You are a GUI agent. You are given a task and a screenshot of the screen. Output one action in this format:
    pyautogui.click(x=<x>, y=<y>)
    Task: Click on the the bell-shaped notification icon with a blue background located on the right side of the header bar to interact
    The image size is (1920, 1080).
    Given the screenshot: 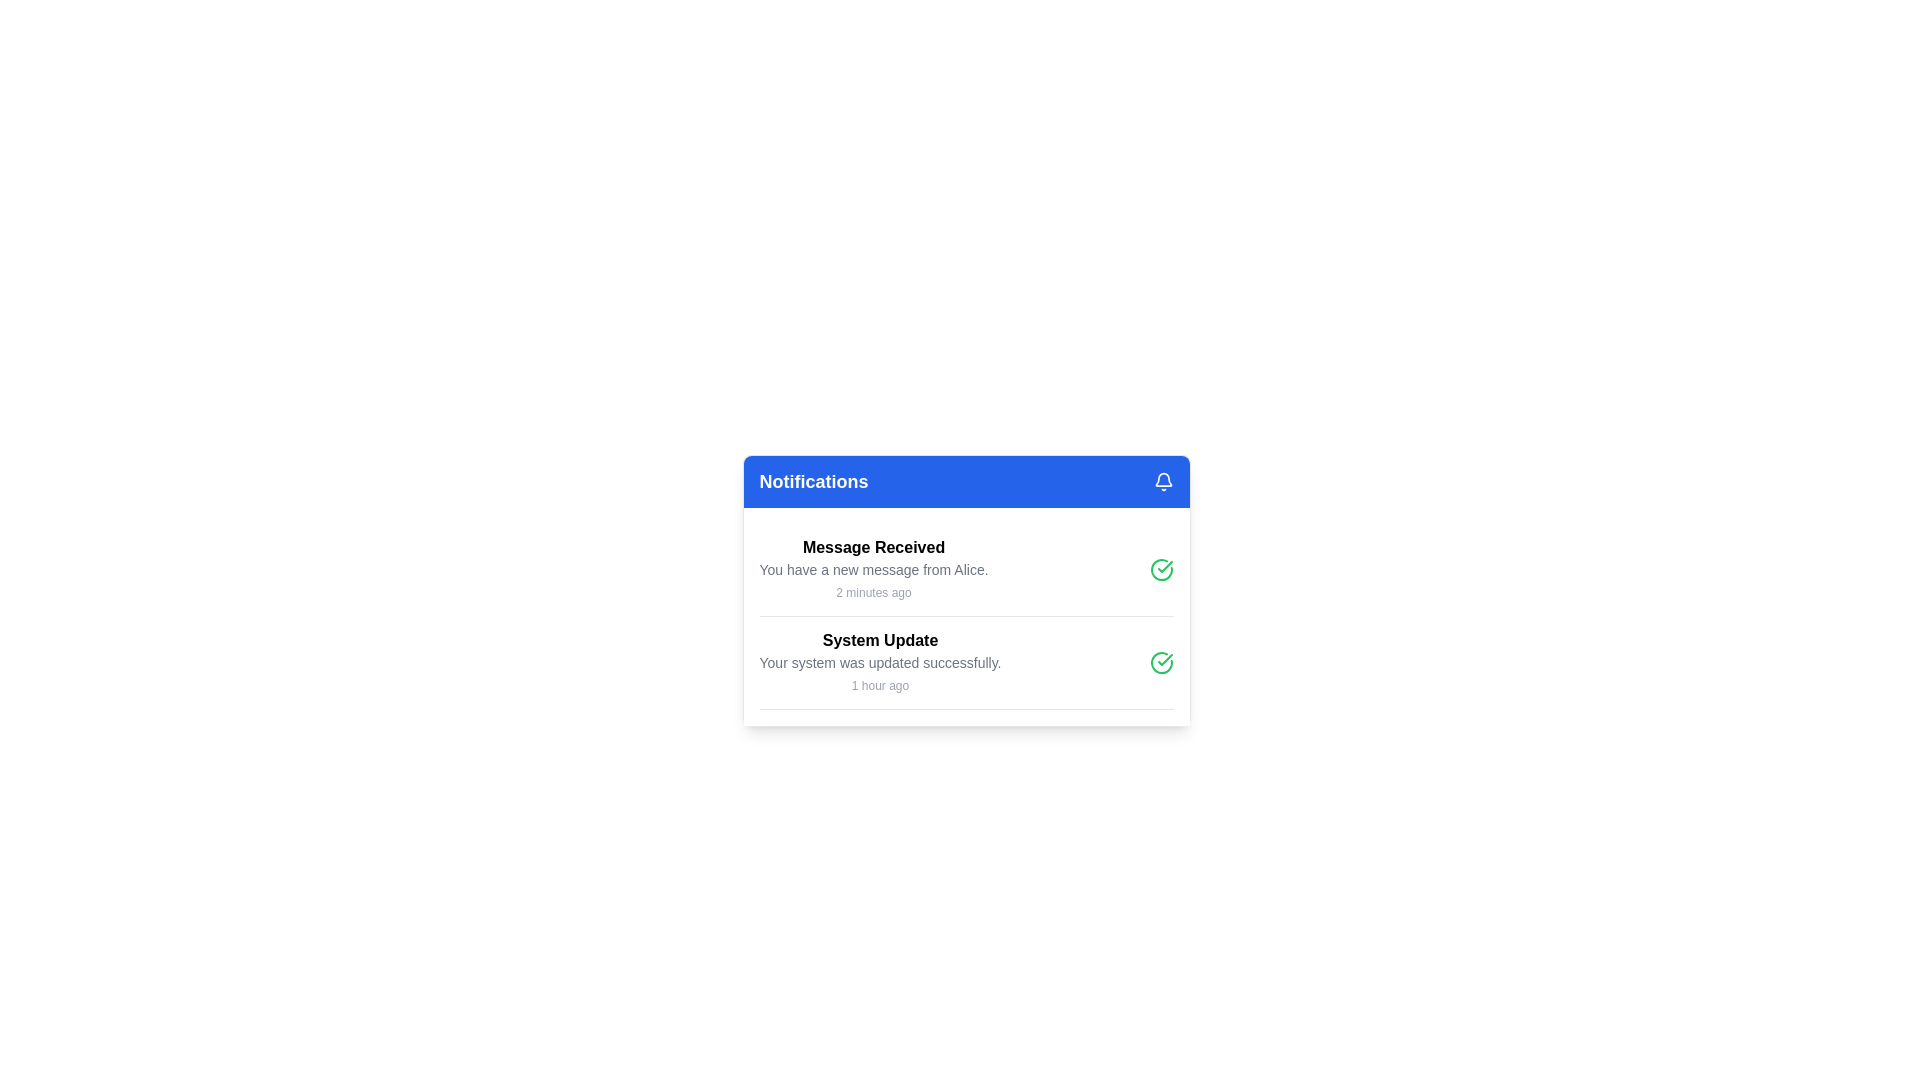 What is the action you would take?
    pyautogui.click(x=1163, y=482)
    